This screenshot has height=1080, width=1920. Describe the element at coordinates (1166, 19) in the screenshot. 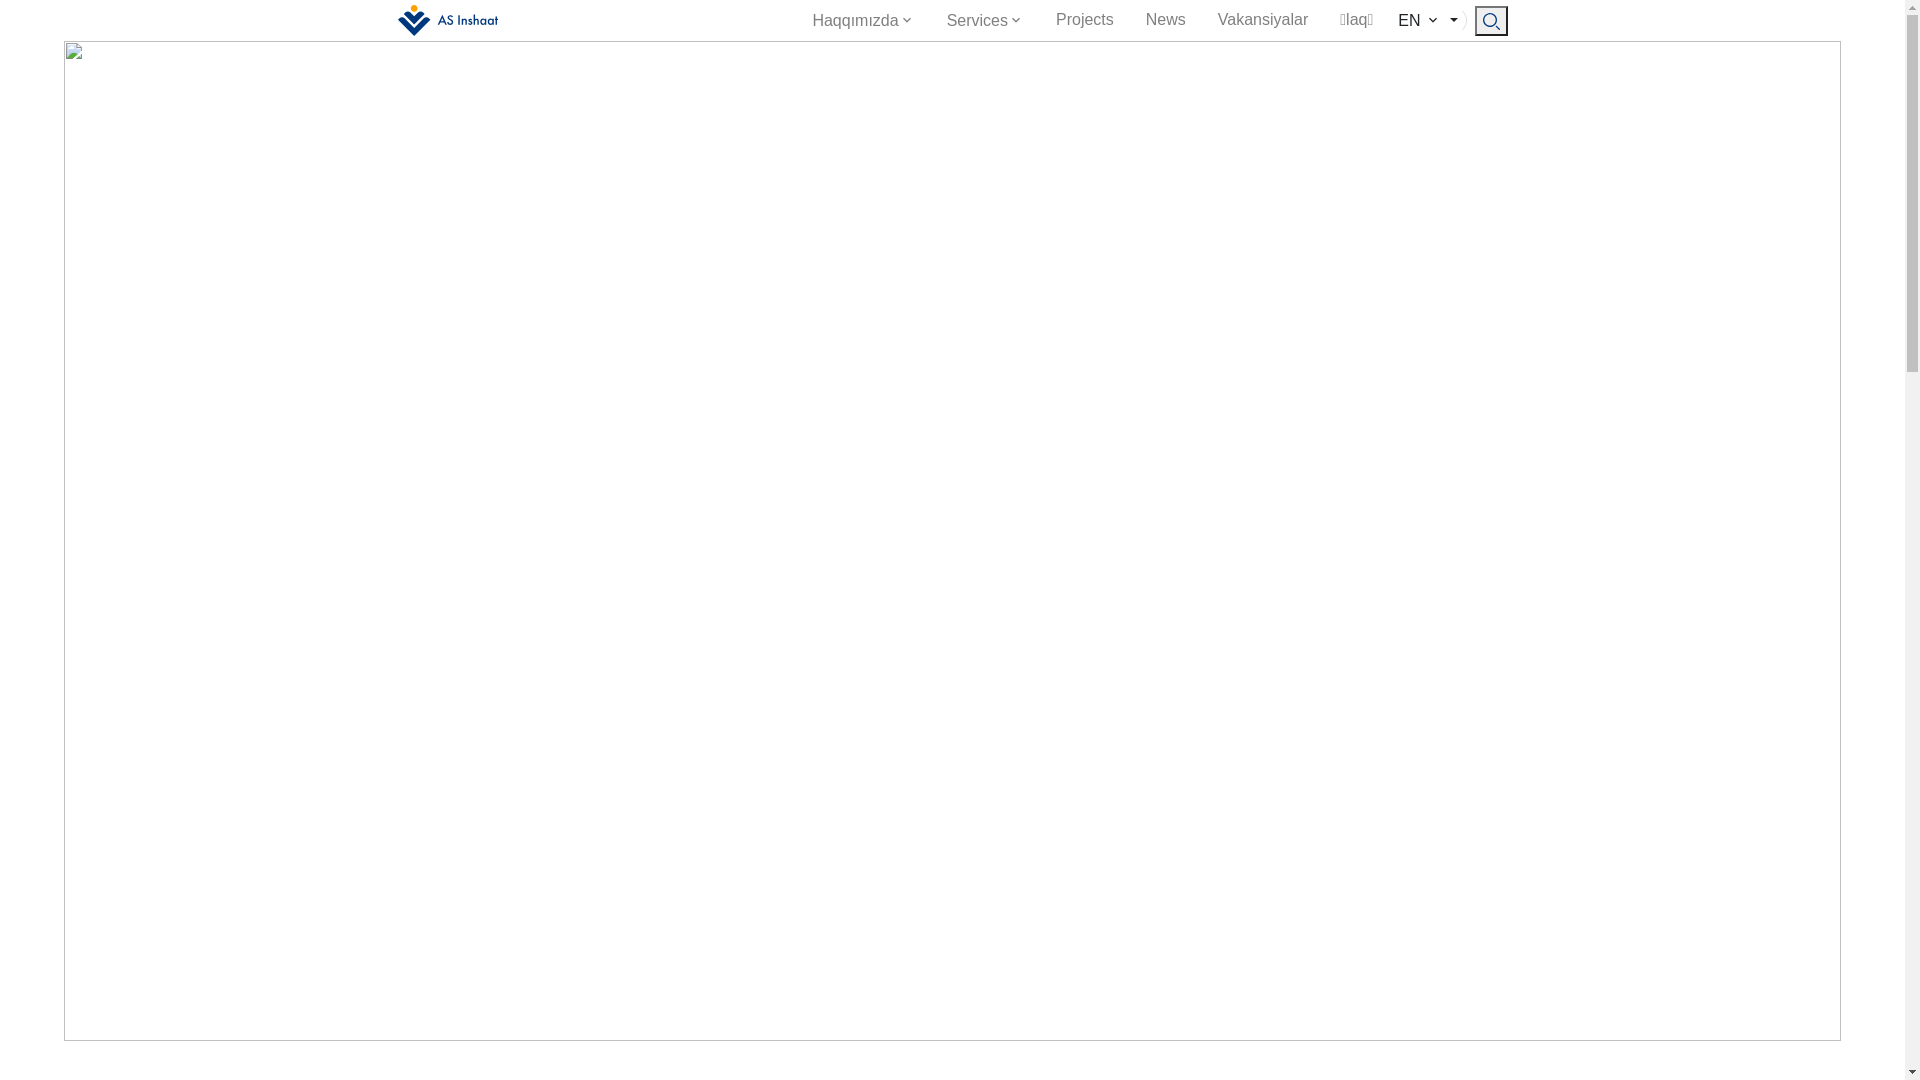

I see `'News'` at that location.